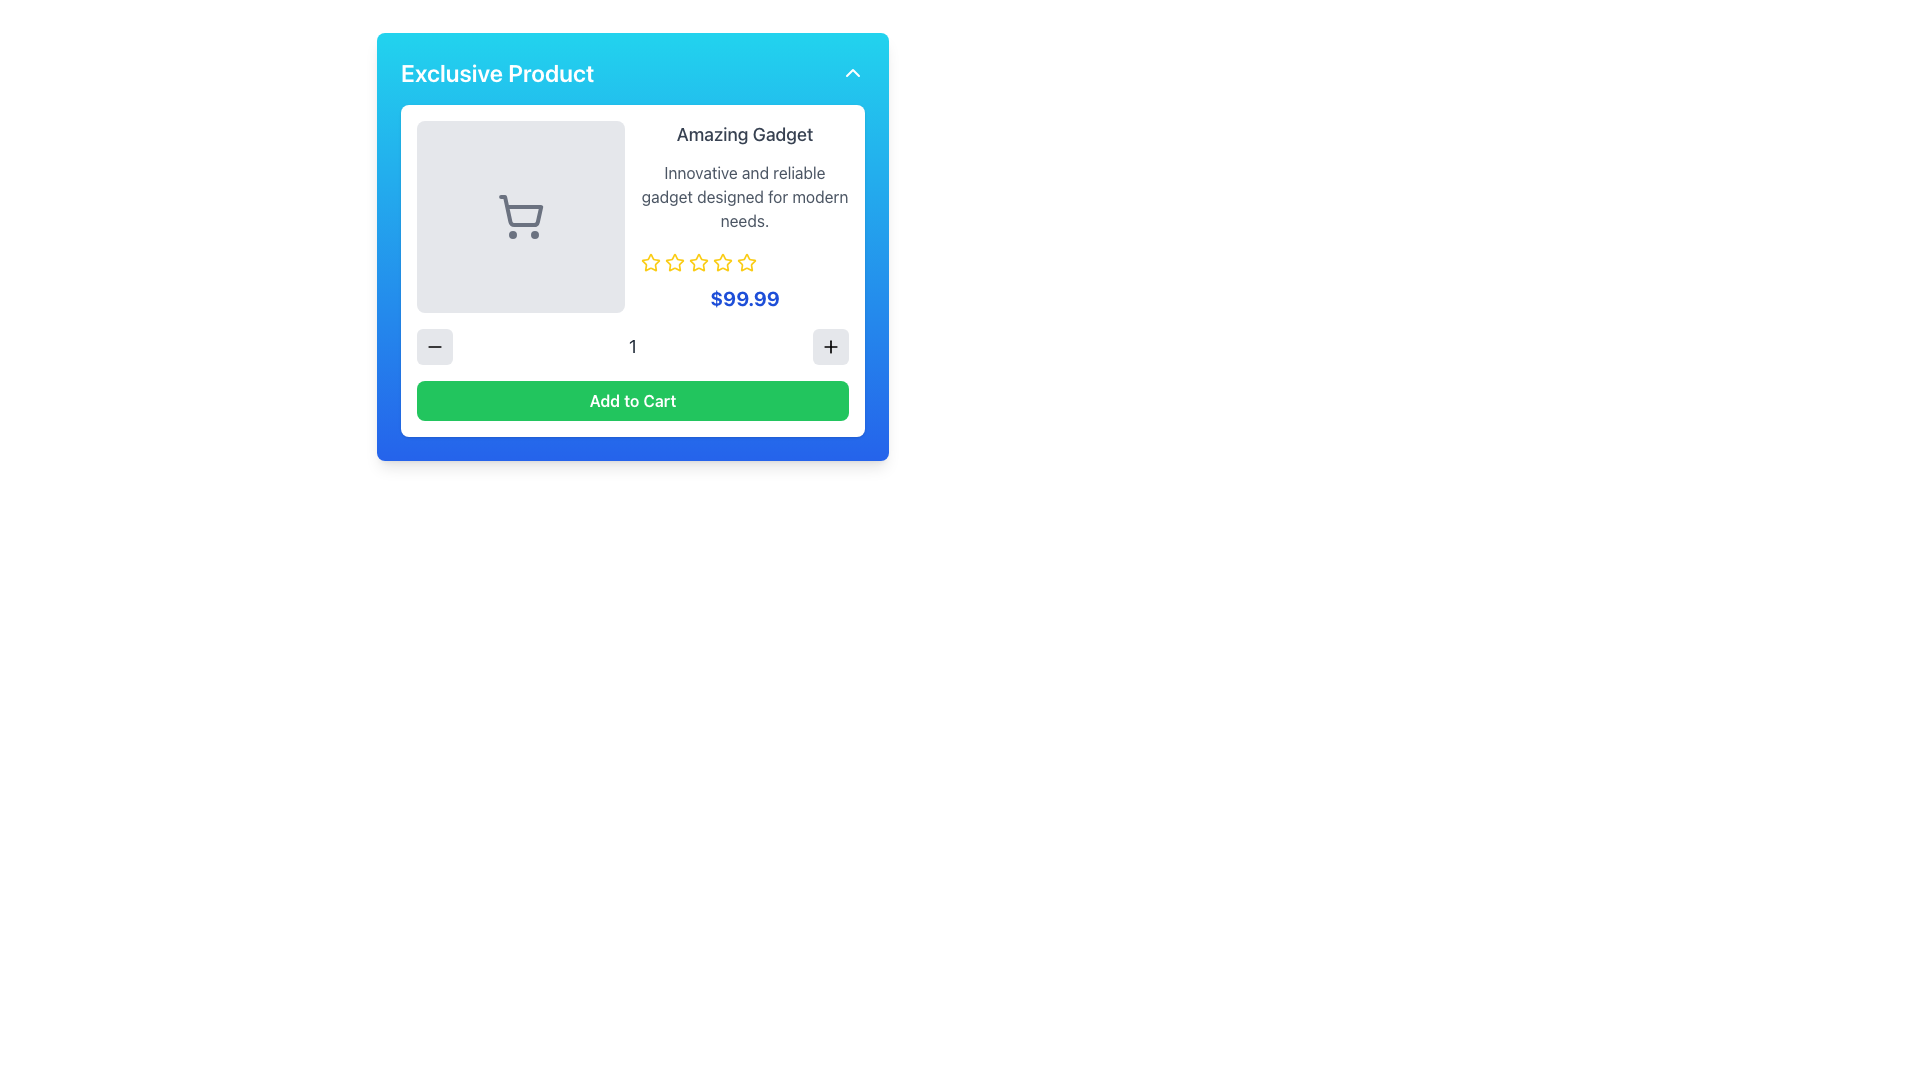 The width and height of the screenshot is (1920, 1080). I want to click on the fourth star icon in the five-star rating system located below the text 'Amazing Gadget' and above the price '99.99', so click(746, 261).